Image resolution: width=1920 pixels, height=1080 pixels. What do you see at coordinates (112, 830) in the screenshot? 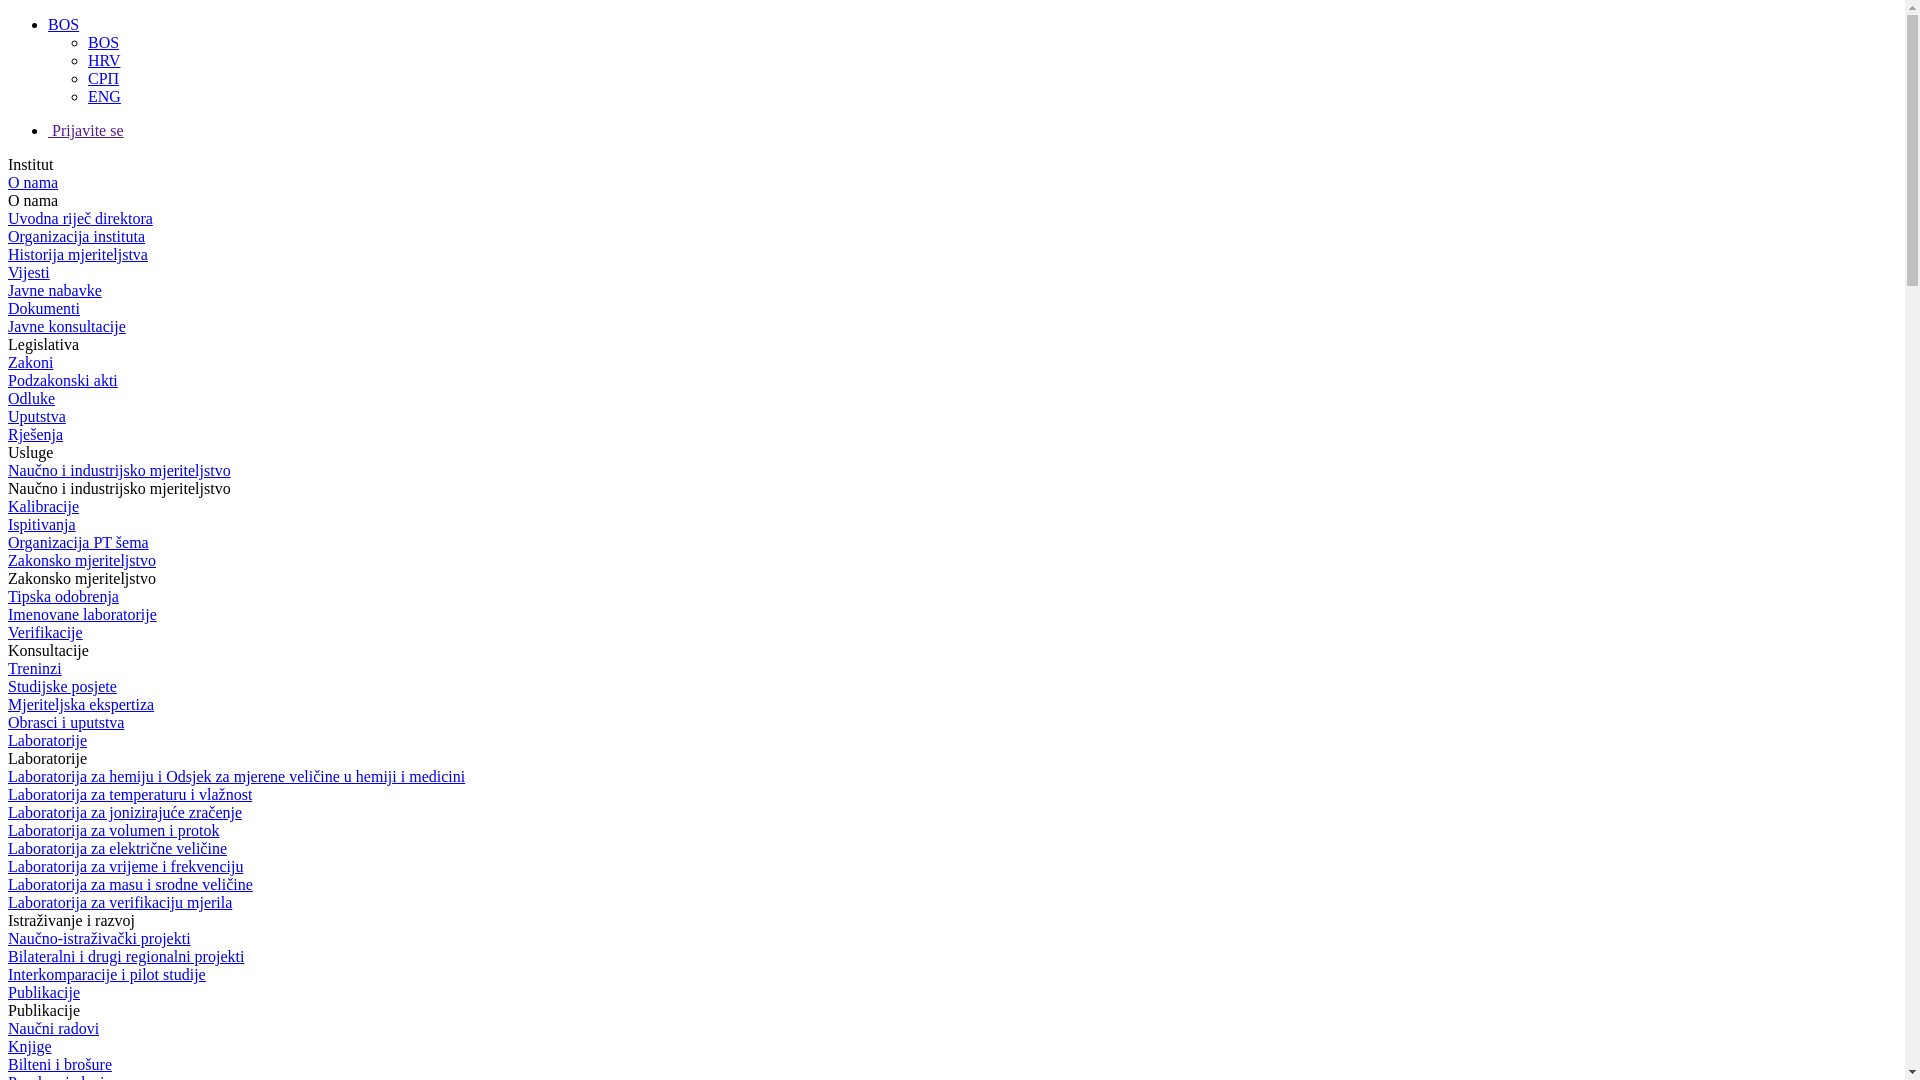
I see `'Laboratorija za volumen i protok'` at bounding box center [112, 830].